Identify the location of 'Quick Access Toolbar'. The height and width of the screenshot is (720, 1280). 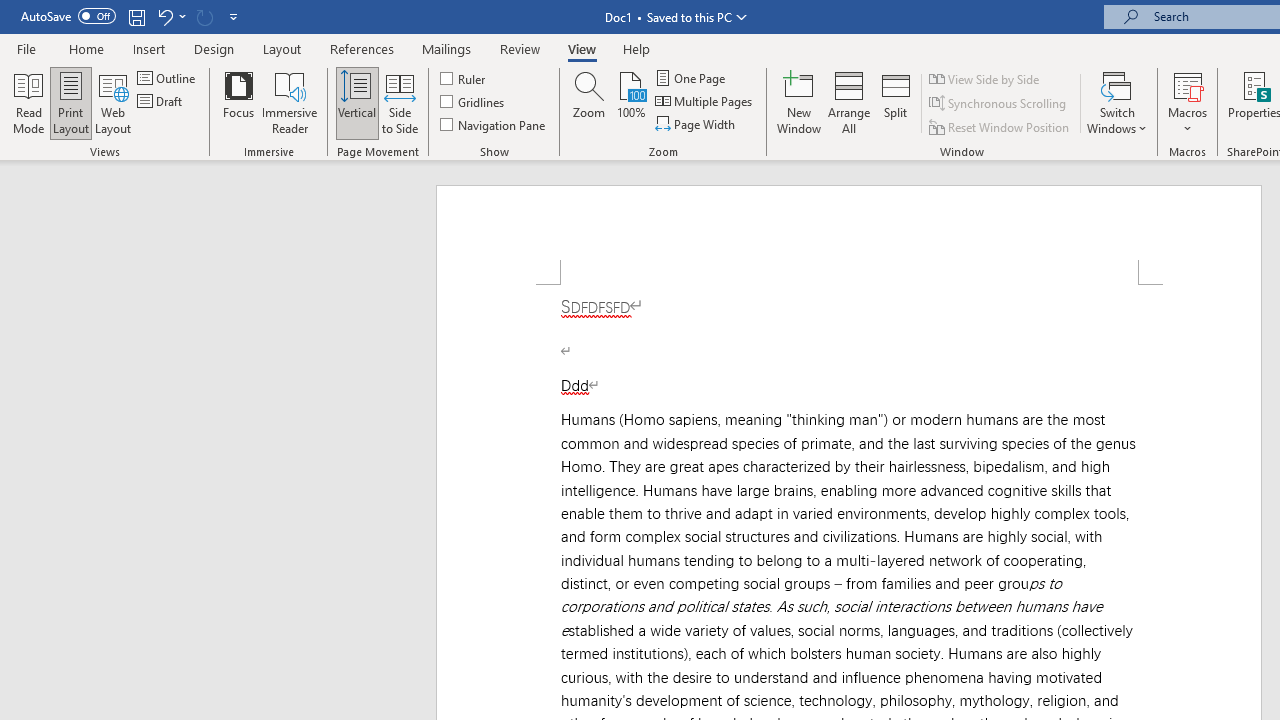
(130, 16).